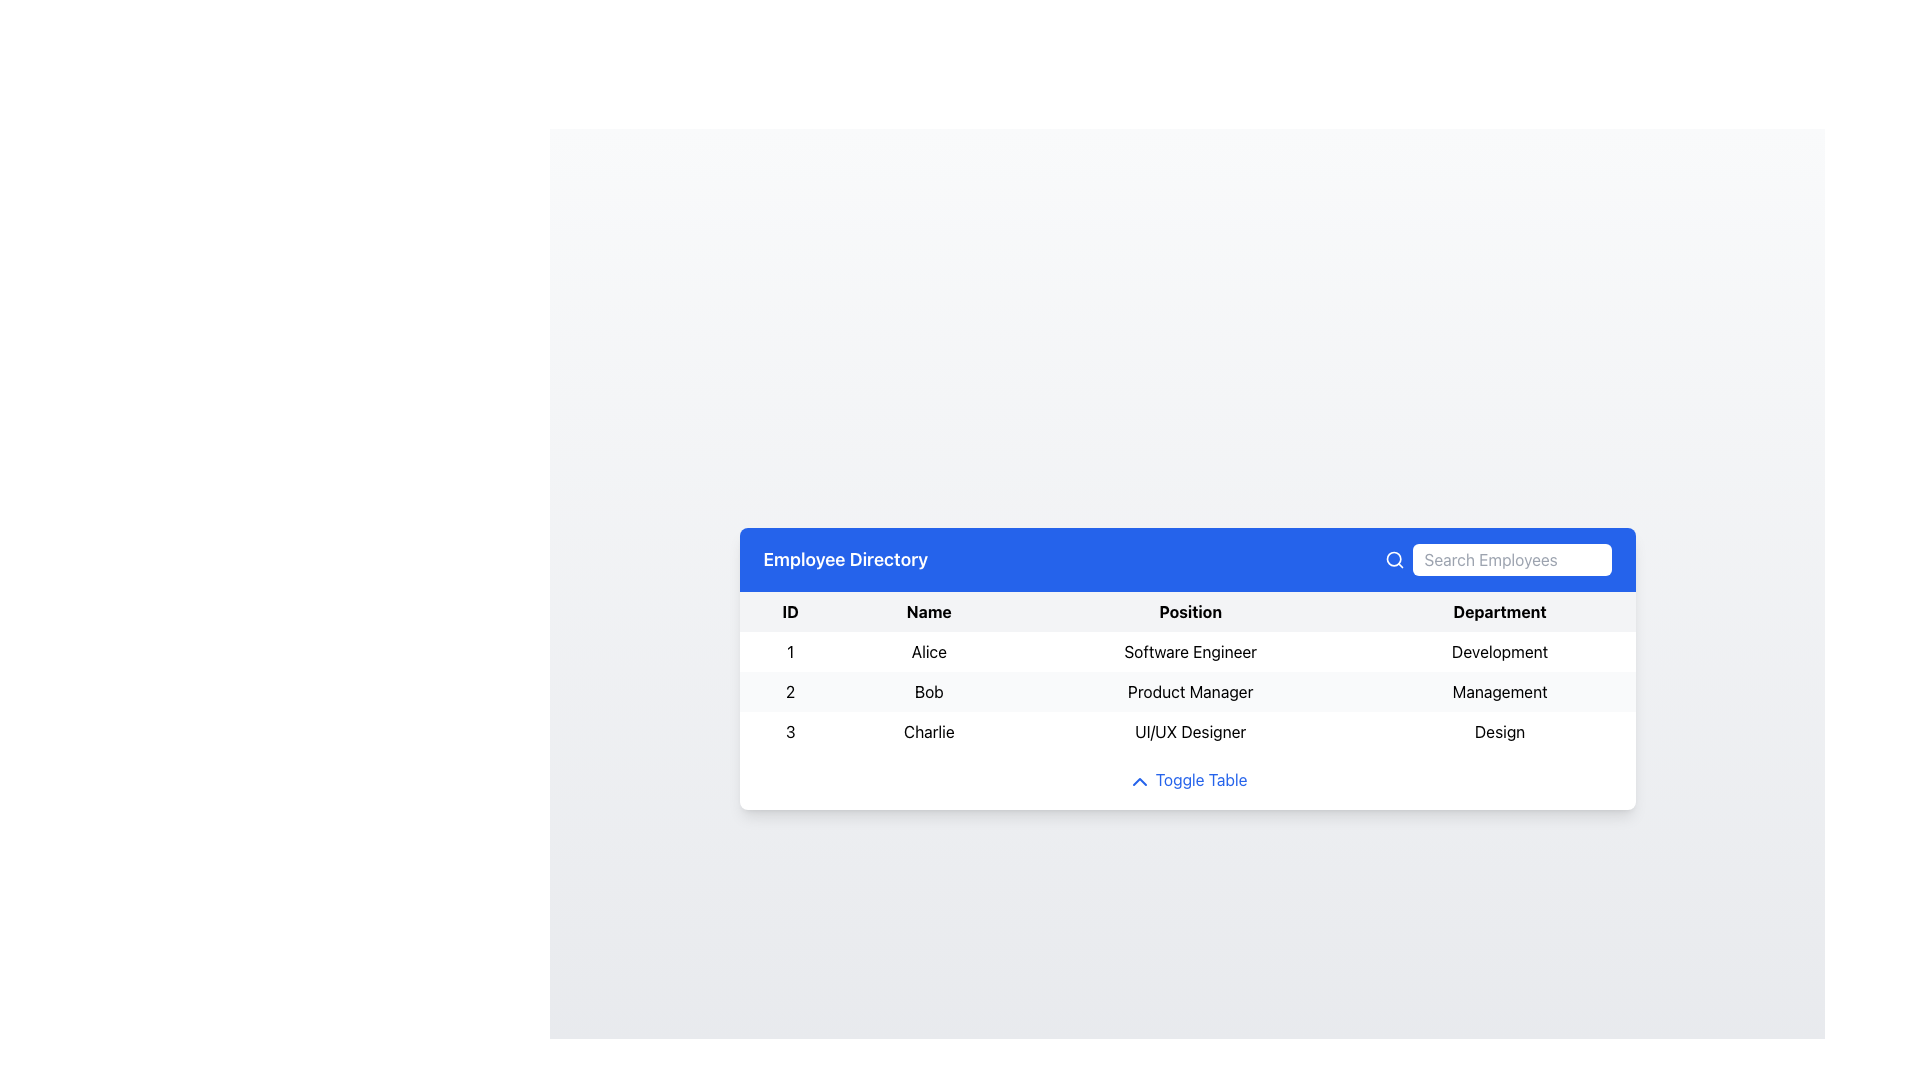 Image resolution: width=1920 pixels, height=1080 pixels. I want to click on the static text element that provides information about Bob's job position in the 'Position' column of the second row of the 'Employee Directory' table, so click(1190, 691).